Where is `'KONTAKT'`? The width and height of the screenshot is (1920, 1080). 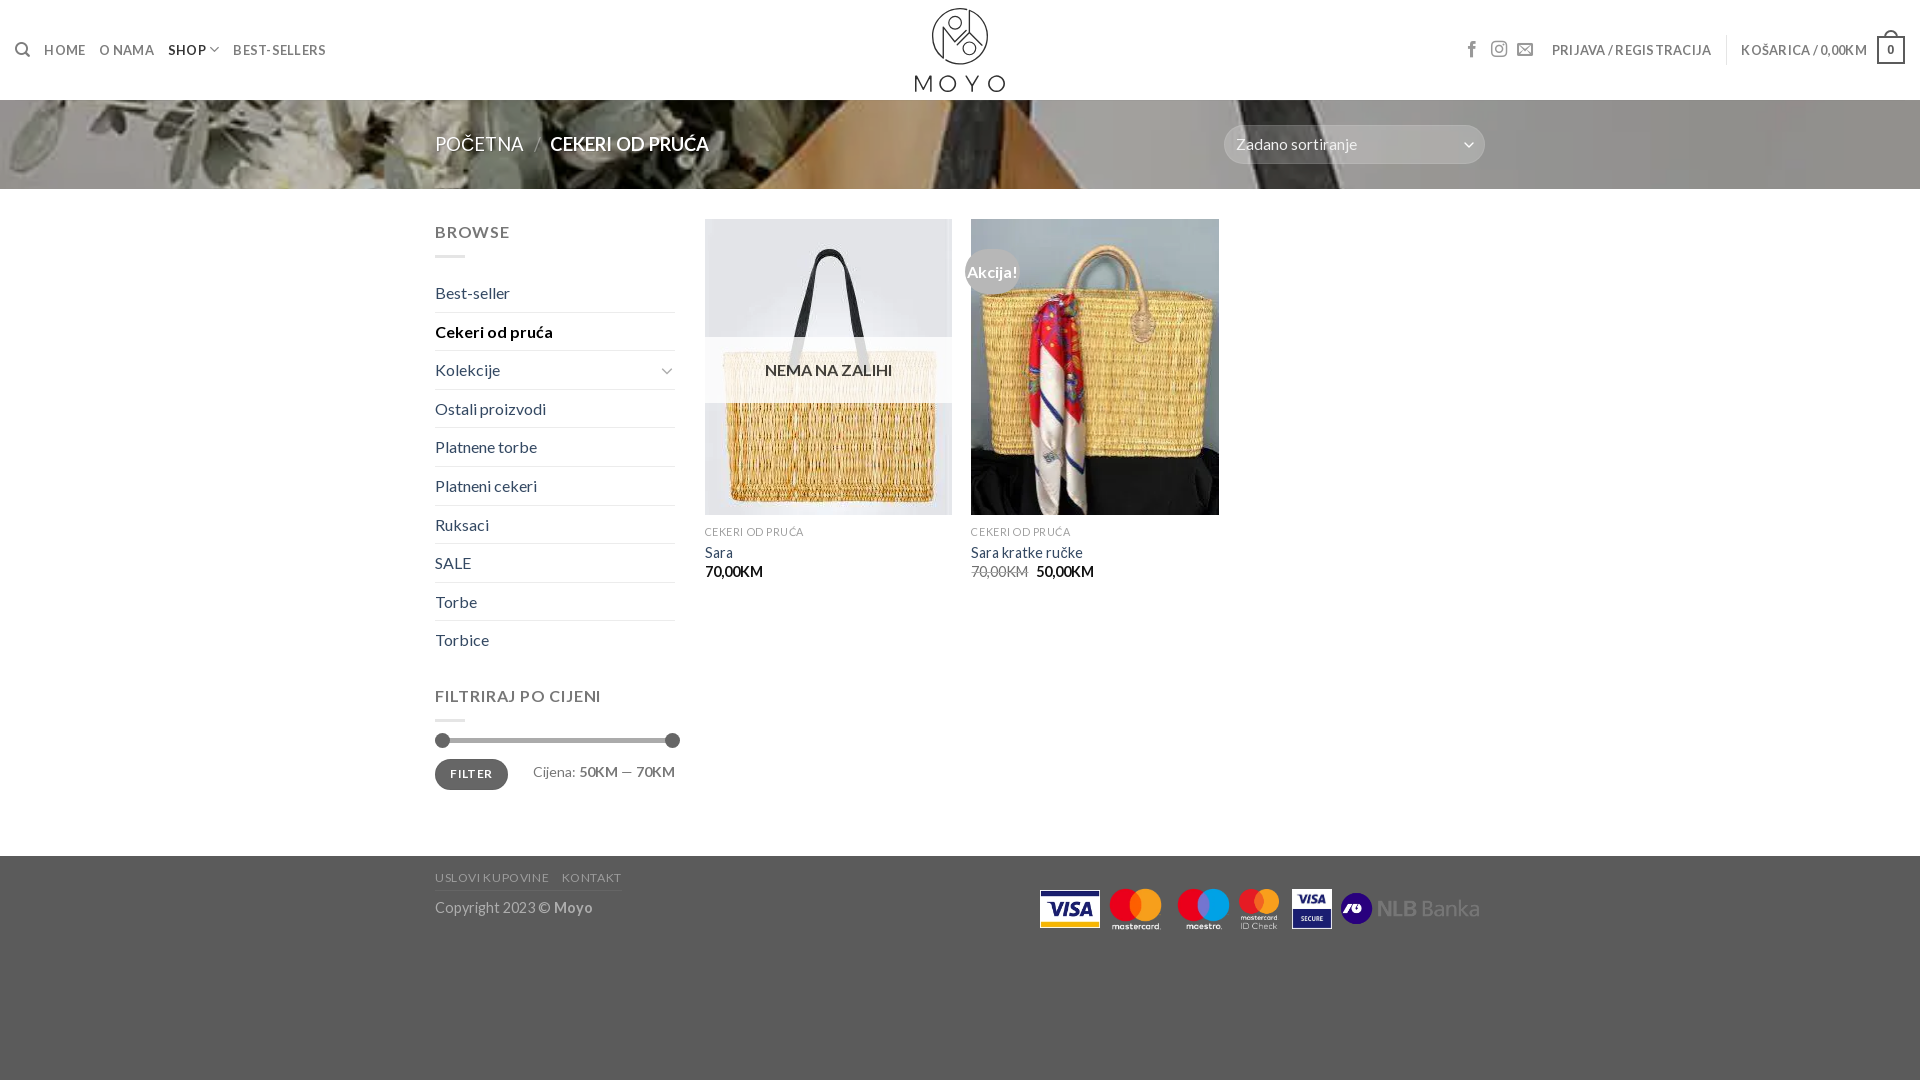 'KONTAKT' is located at coordinates (590, 876).